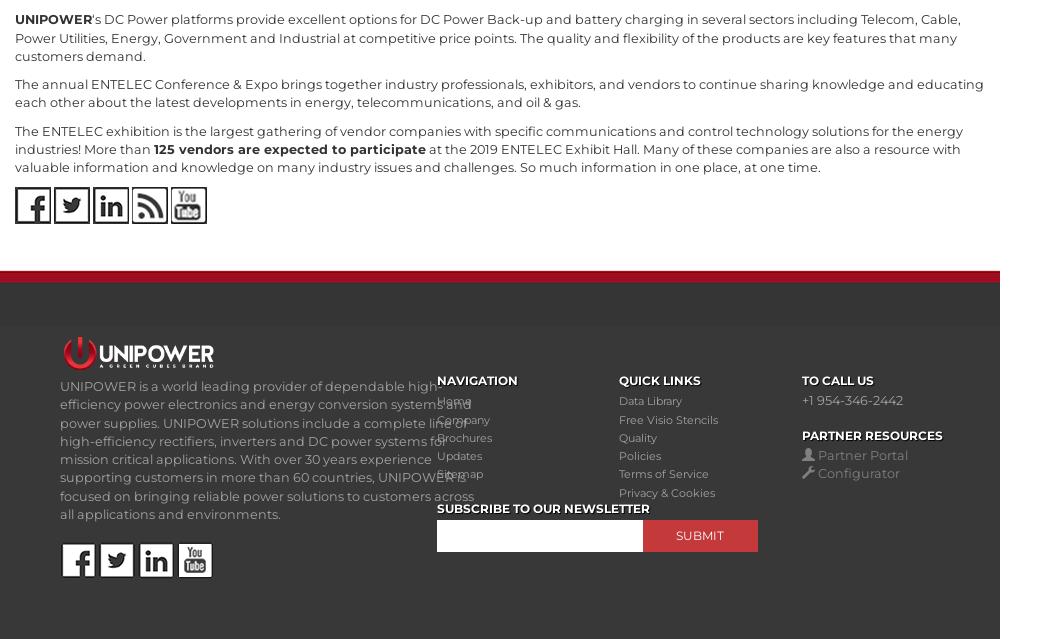 The width and height of the screenshot is (1055, 639). I want to click on 'Terms of Service', so click(663, 473).